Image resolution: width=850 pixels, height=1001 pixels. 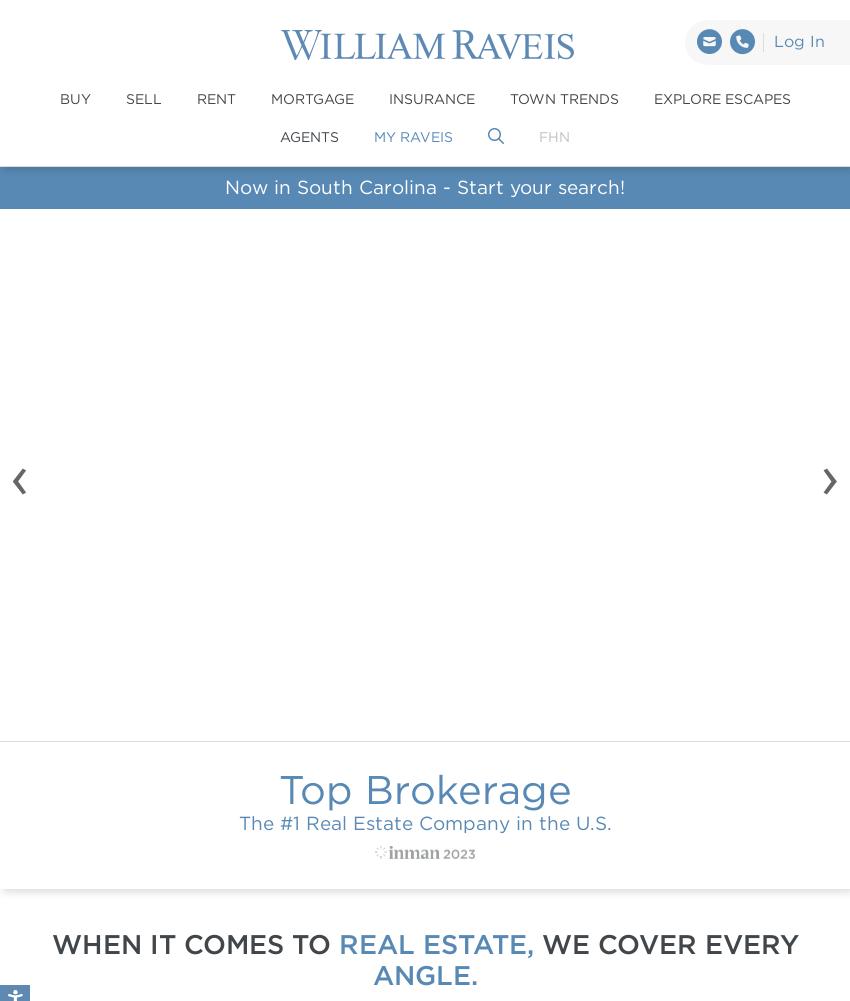 What do you see at coordinates (554, 135) in the screenshot?
I see `'FHN'` at bounding box center [554, 135].